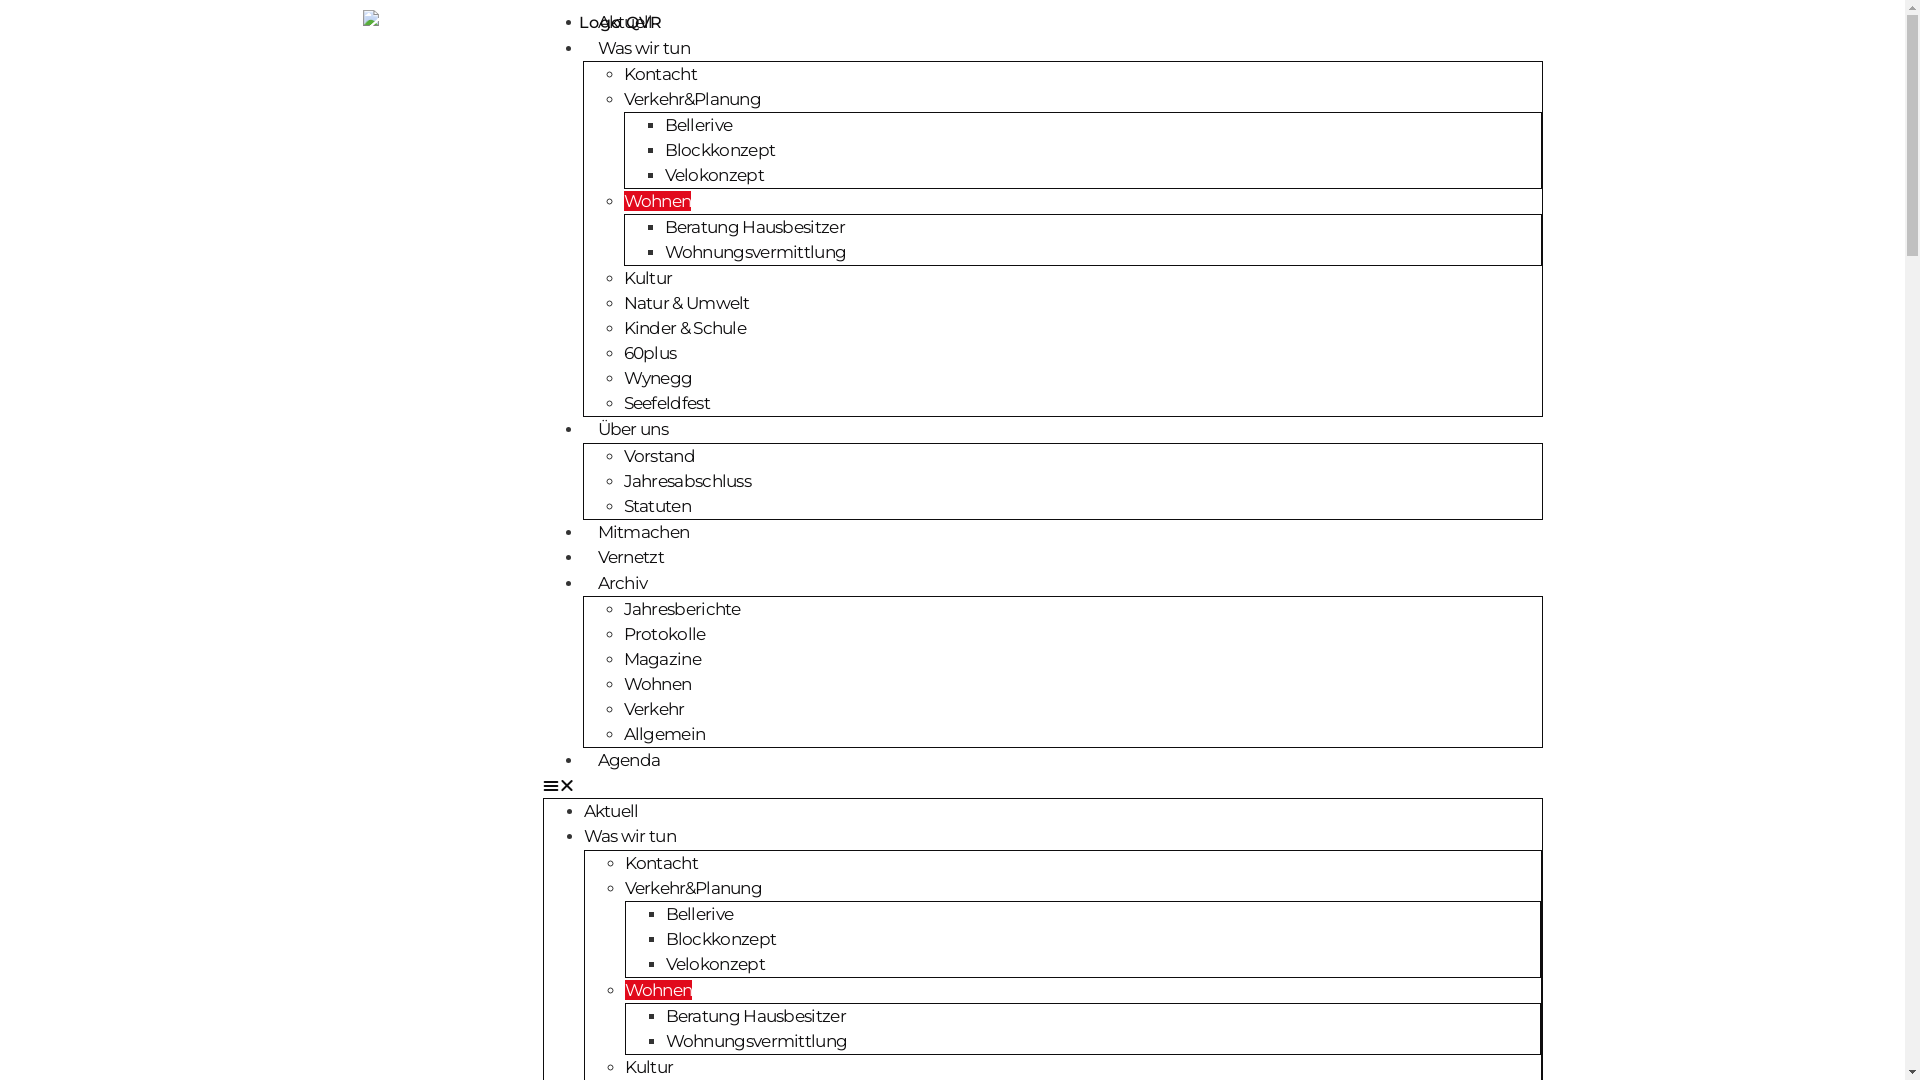 This screenshot has width=1920, height=1080. I want to click on 'Velokonzept', so click(713, 173).